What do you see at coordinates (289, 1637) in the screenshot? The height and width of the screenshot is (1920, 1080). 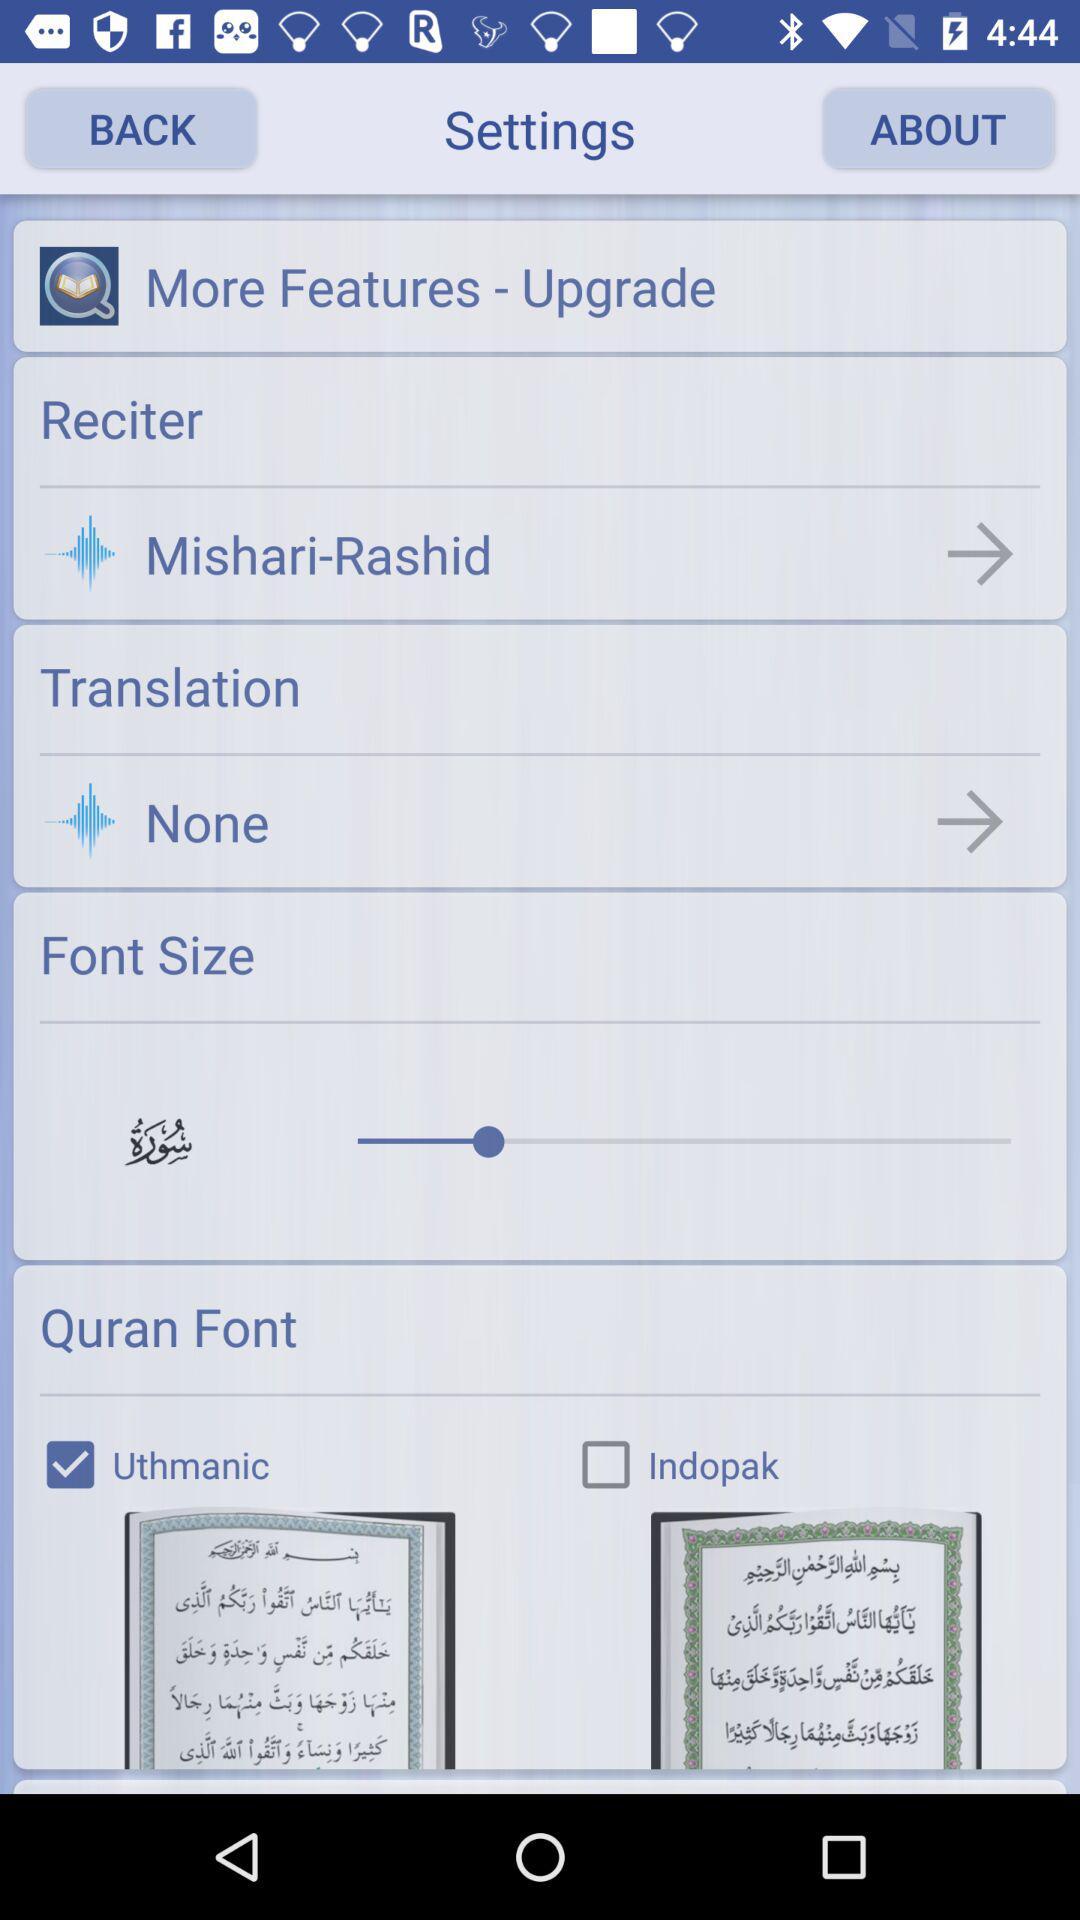 I see `uthmanic font` at bounding box center [289, 1637].